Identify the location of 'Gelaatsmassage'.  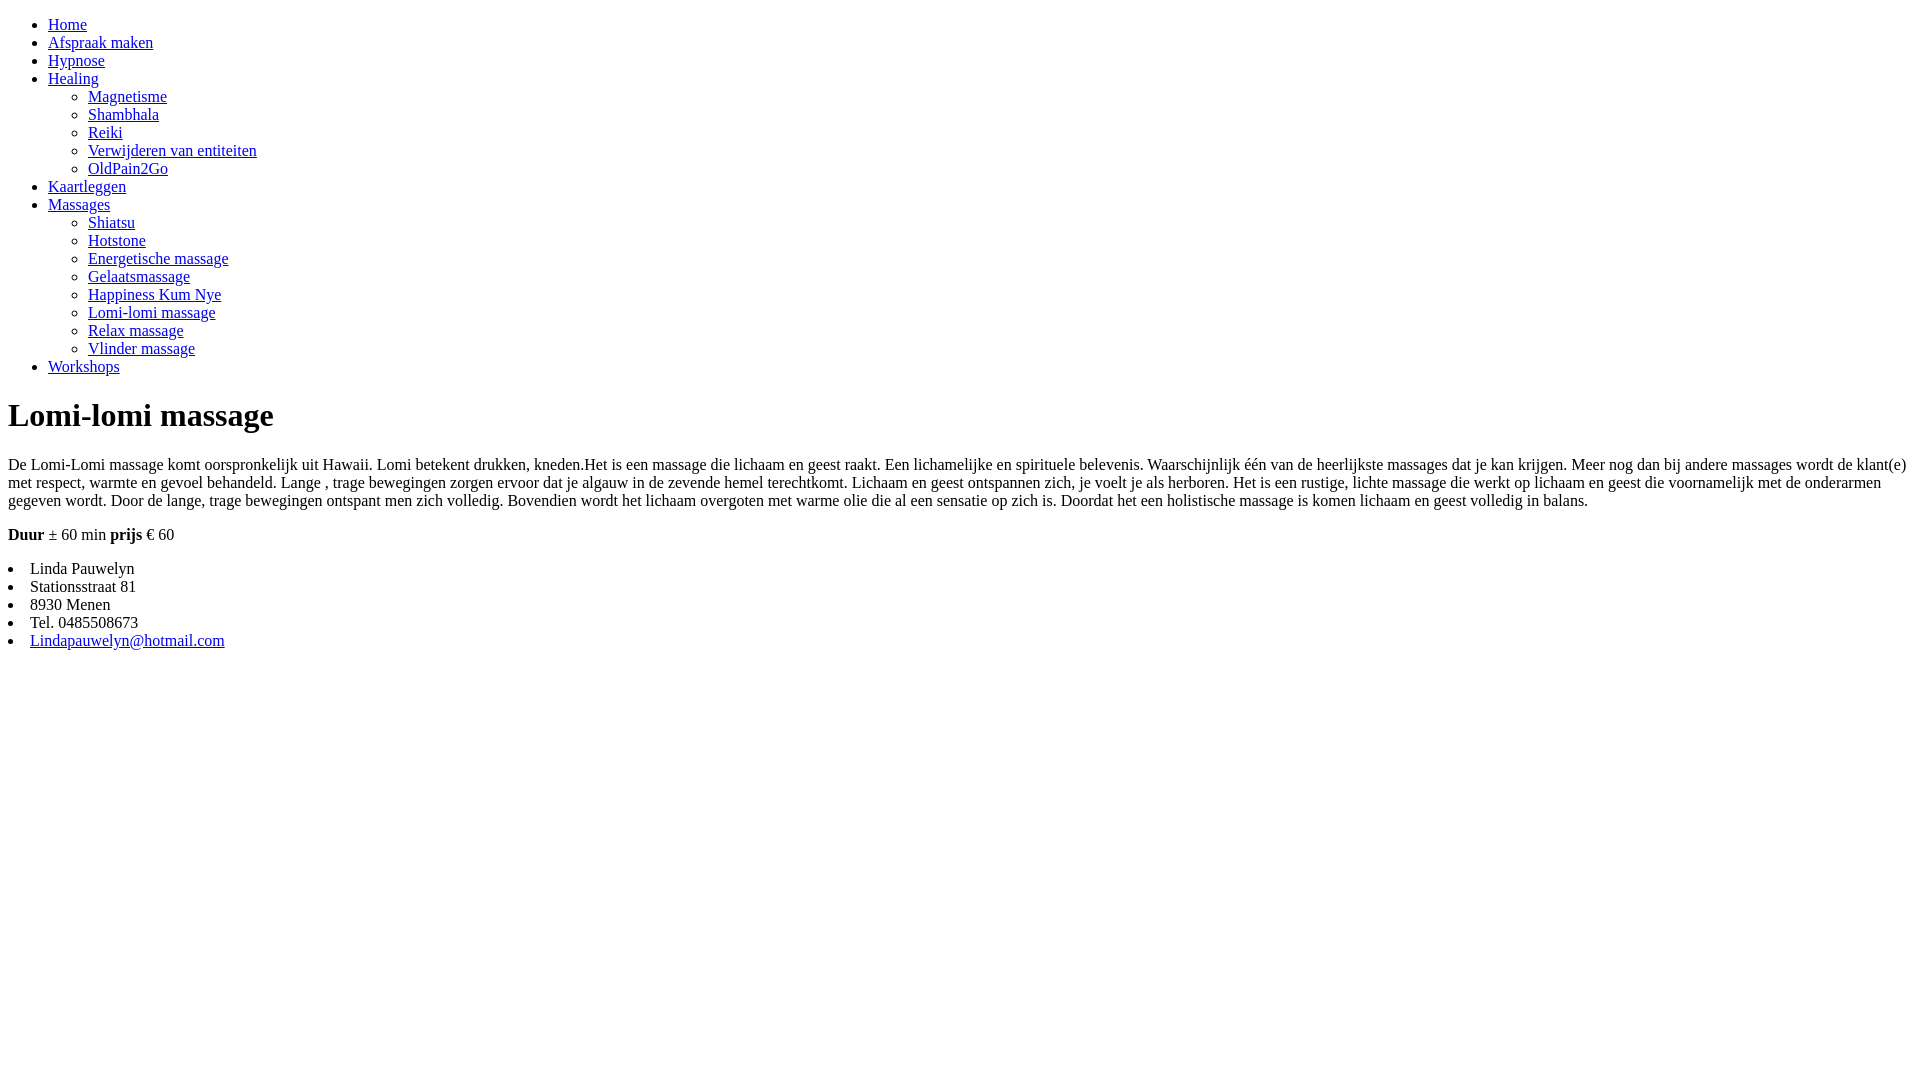
(86, 276).